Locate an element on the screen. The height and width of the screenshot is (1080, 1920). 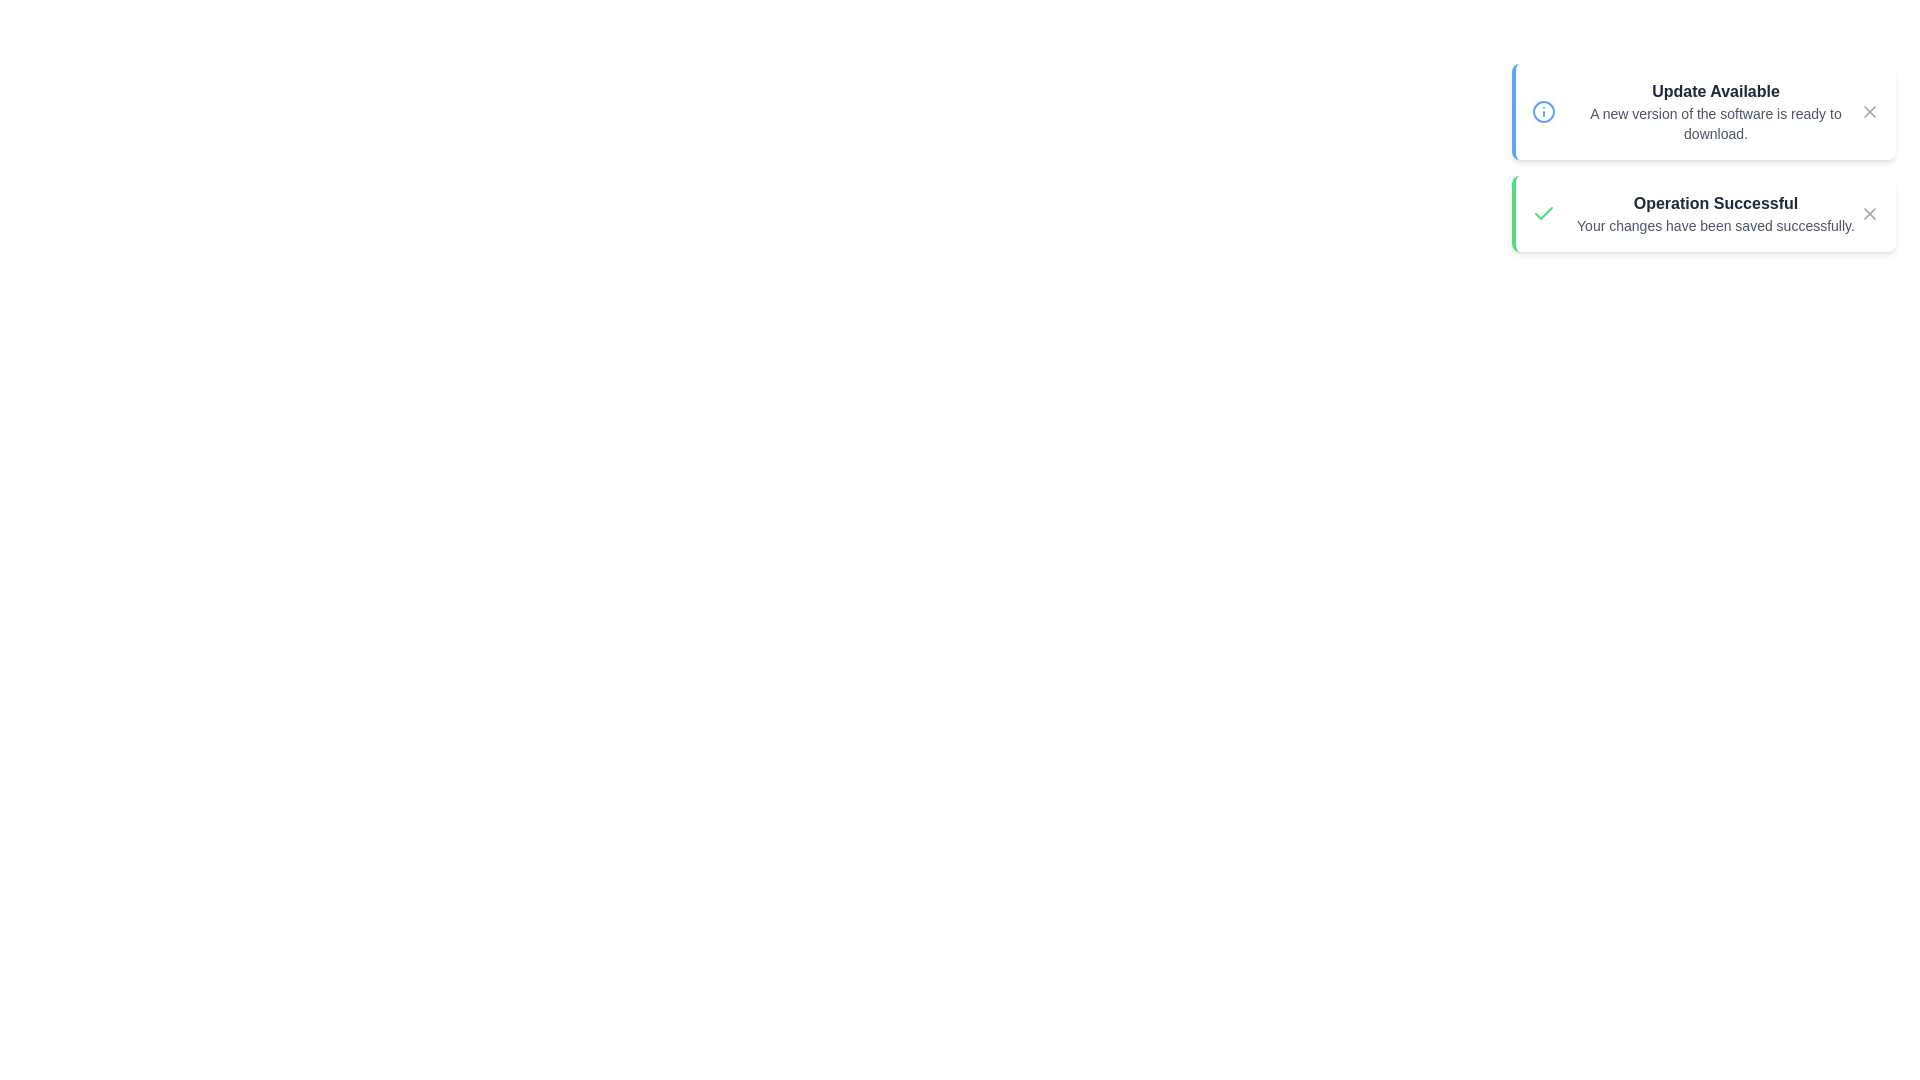
the close button in the top-right corner of the 'Operation Successful' notification panel to change its appearance is located at coordinates (1869, 213).